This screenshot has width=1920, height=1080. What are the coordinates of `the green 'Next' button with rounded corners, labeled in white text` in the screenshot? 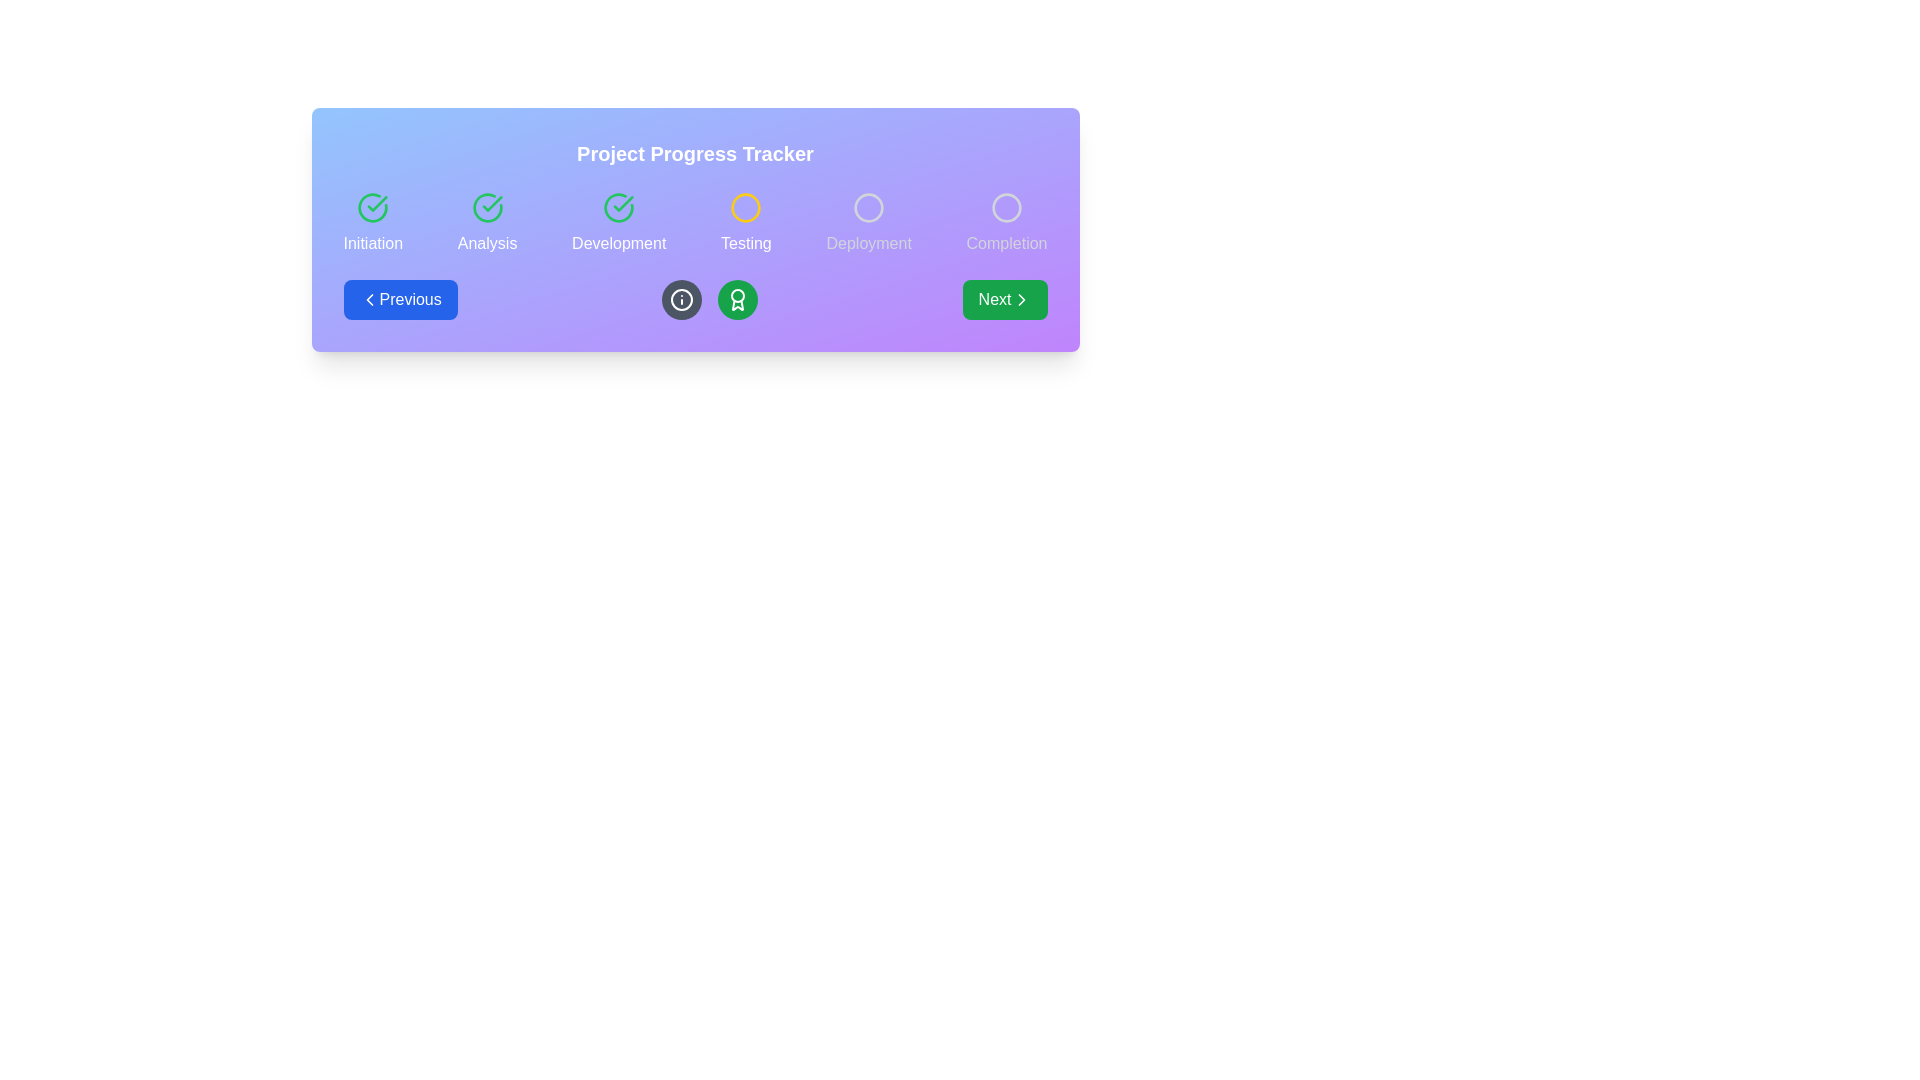 It's located at (1005, 300).